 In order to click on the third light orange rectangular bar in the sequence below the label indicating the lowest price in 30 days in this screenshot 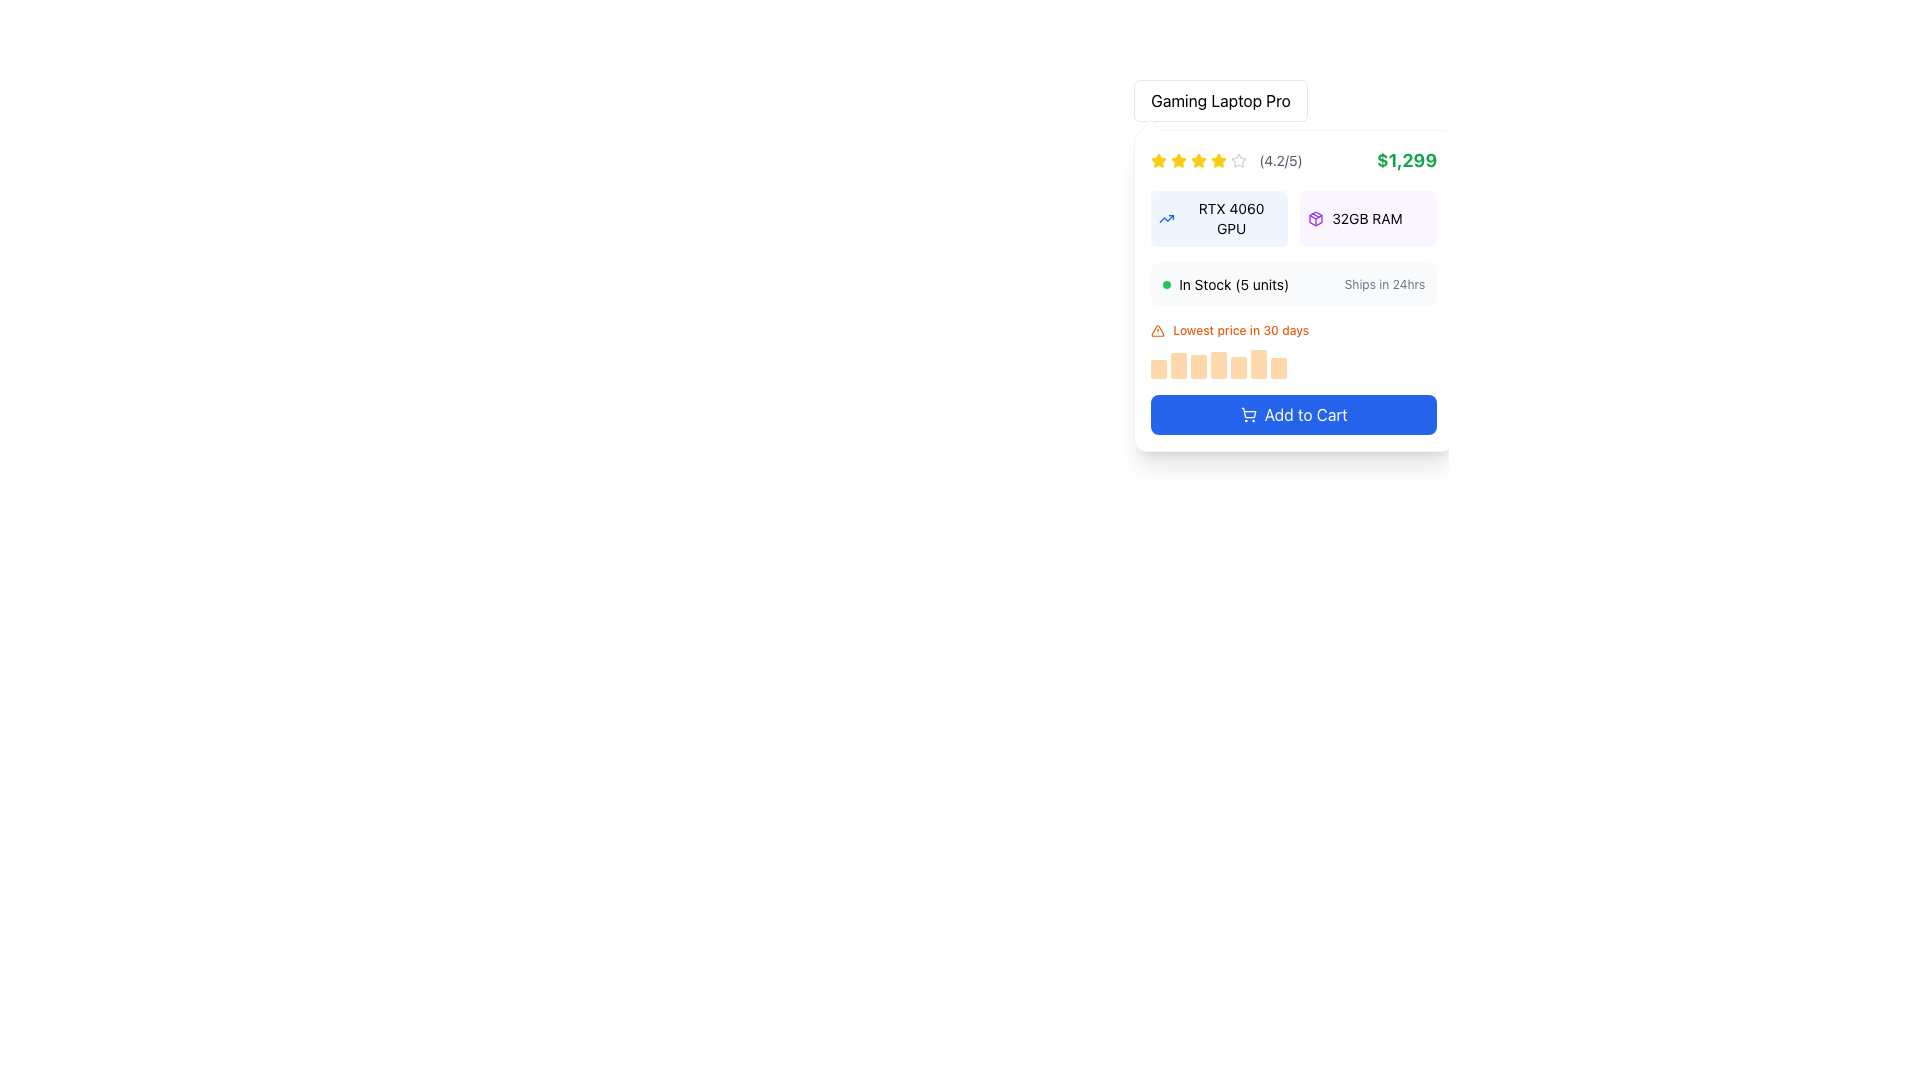, I will do `click(1199, 366)`.